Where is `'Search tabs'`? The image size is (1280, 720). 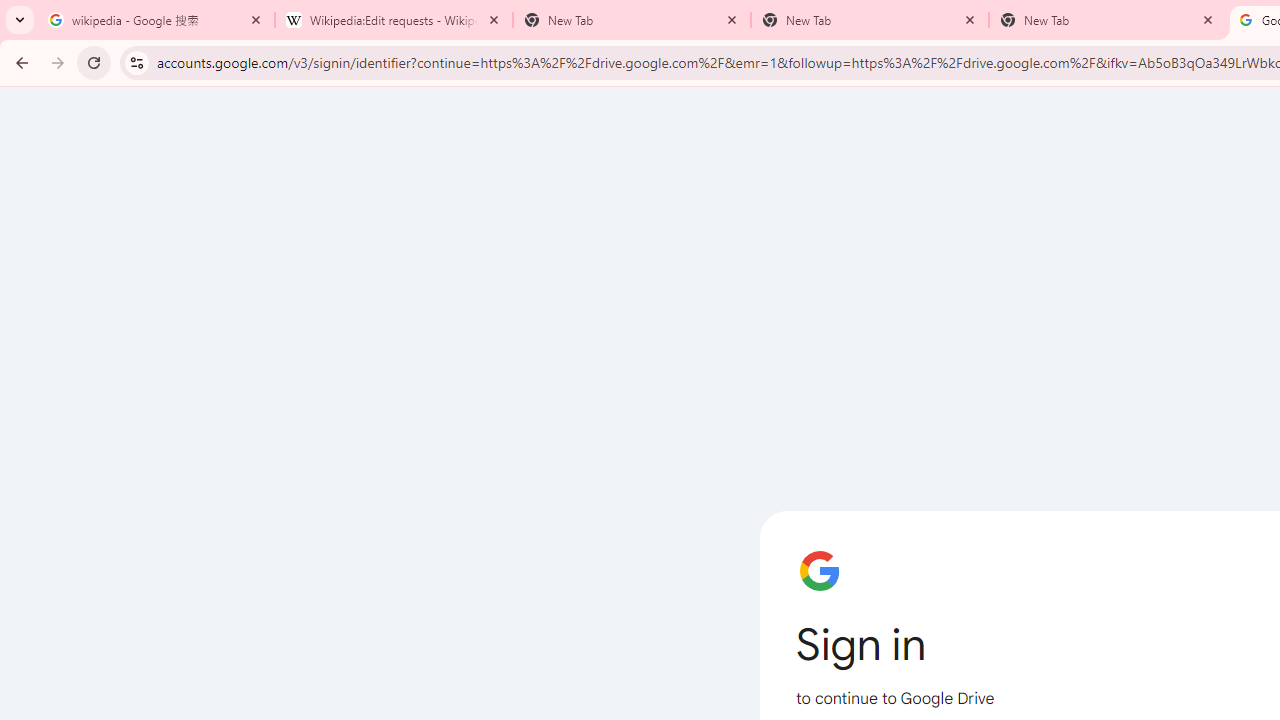
'Search tabs' is located at coordinates (20, 20).